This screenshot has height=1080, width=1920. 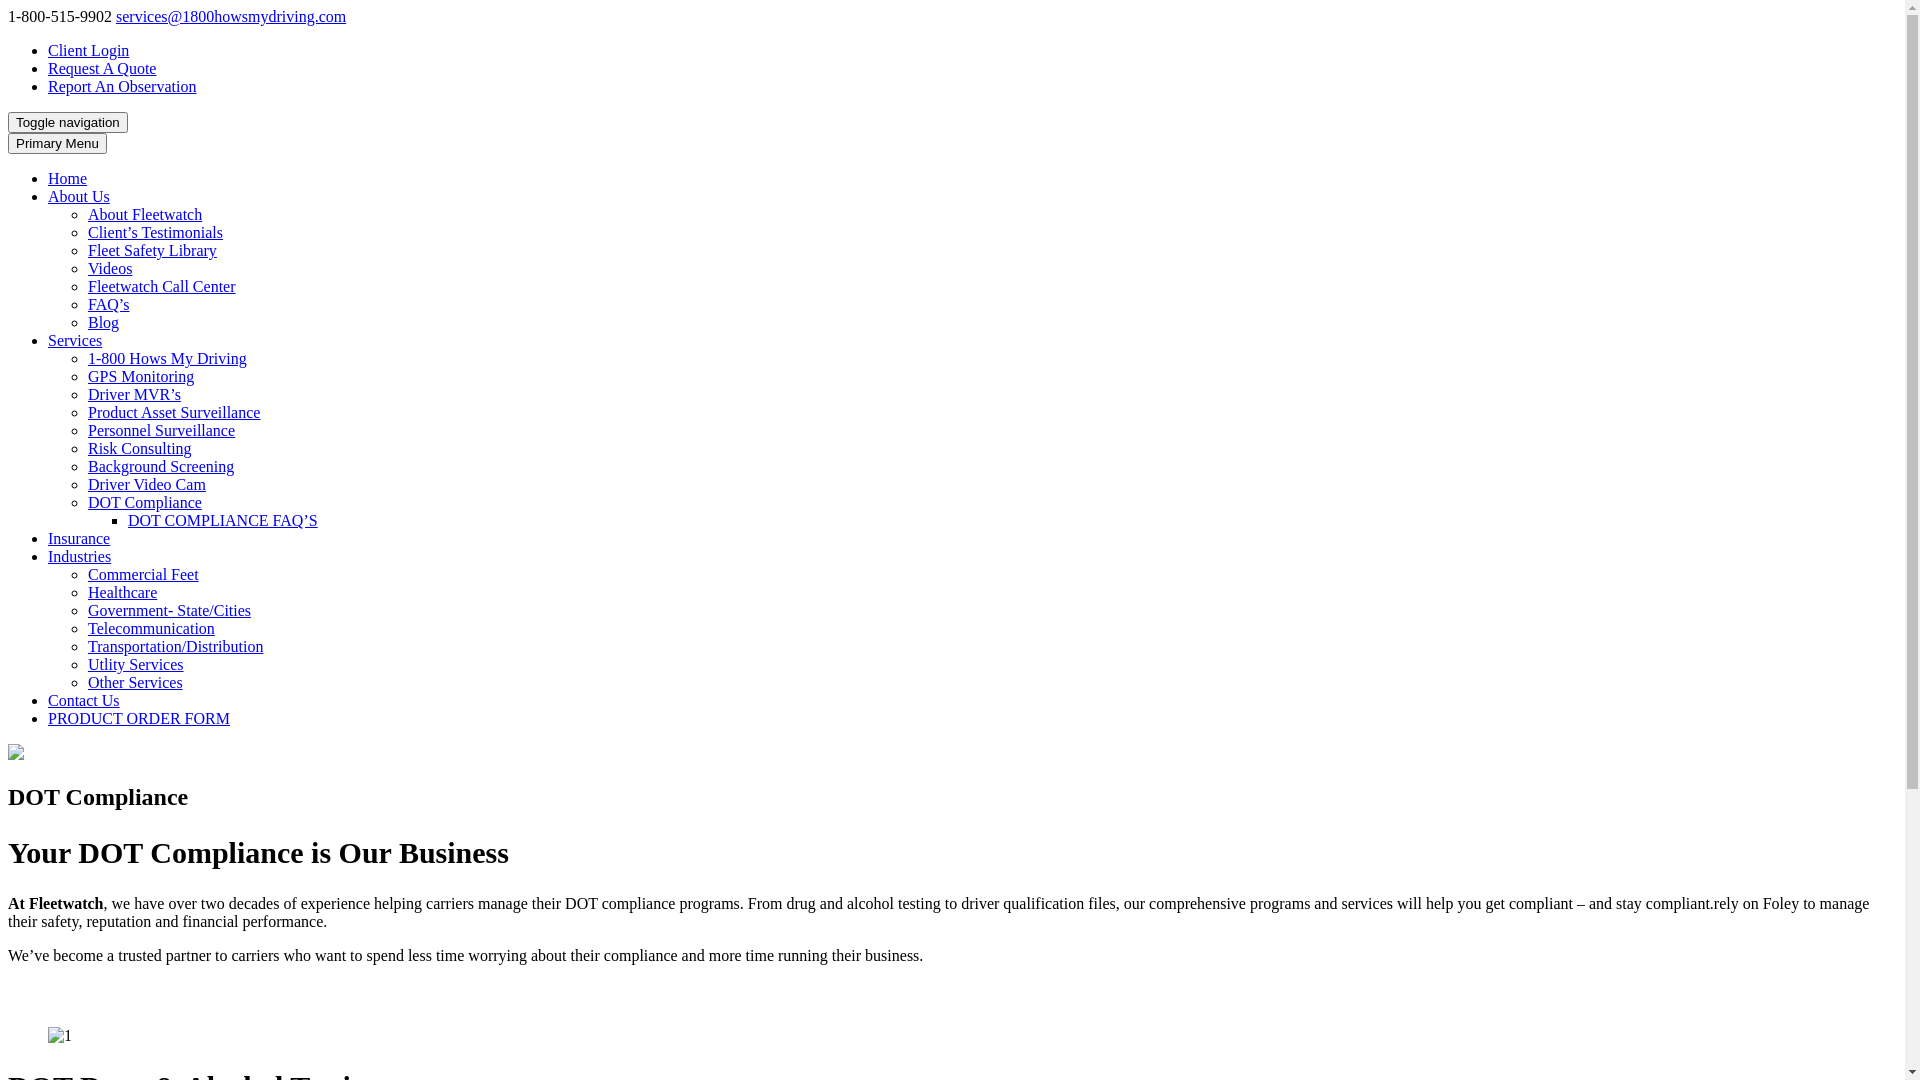 I want to click on 'services@1800howsmydriving.com', so click(x=114, y=16).